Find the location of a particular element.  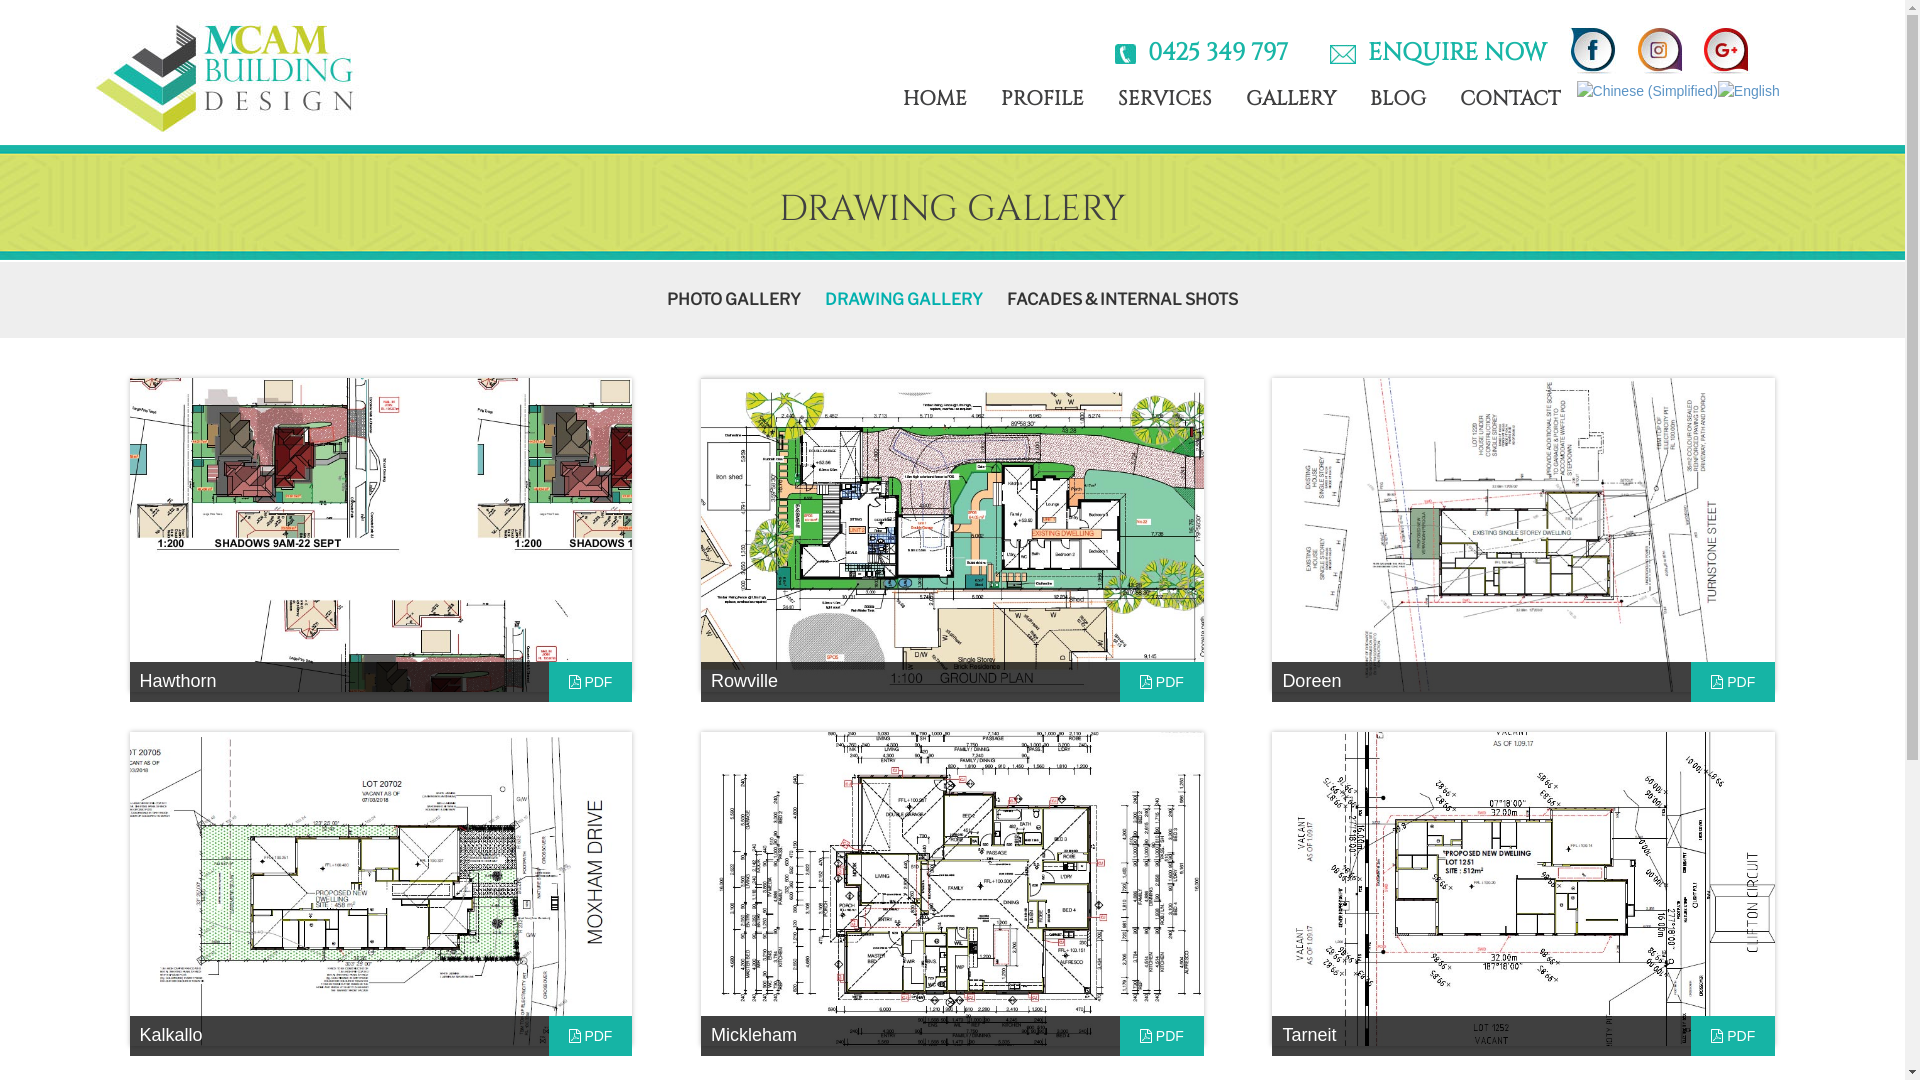

'google' is located at coordinates (1776, 37).